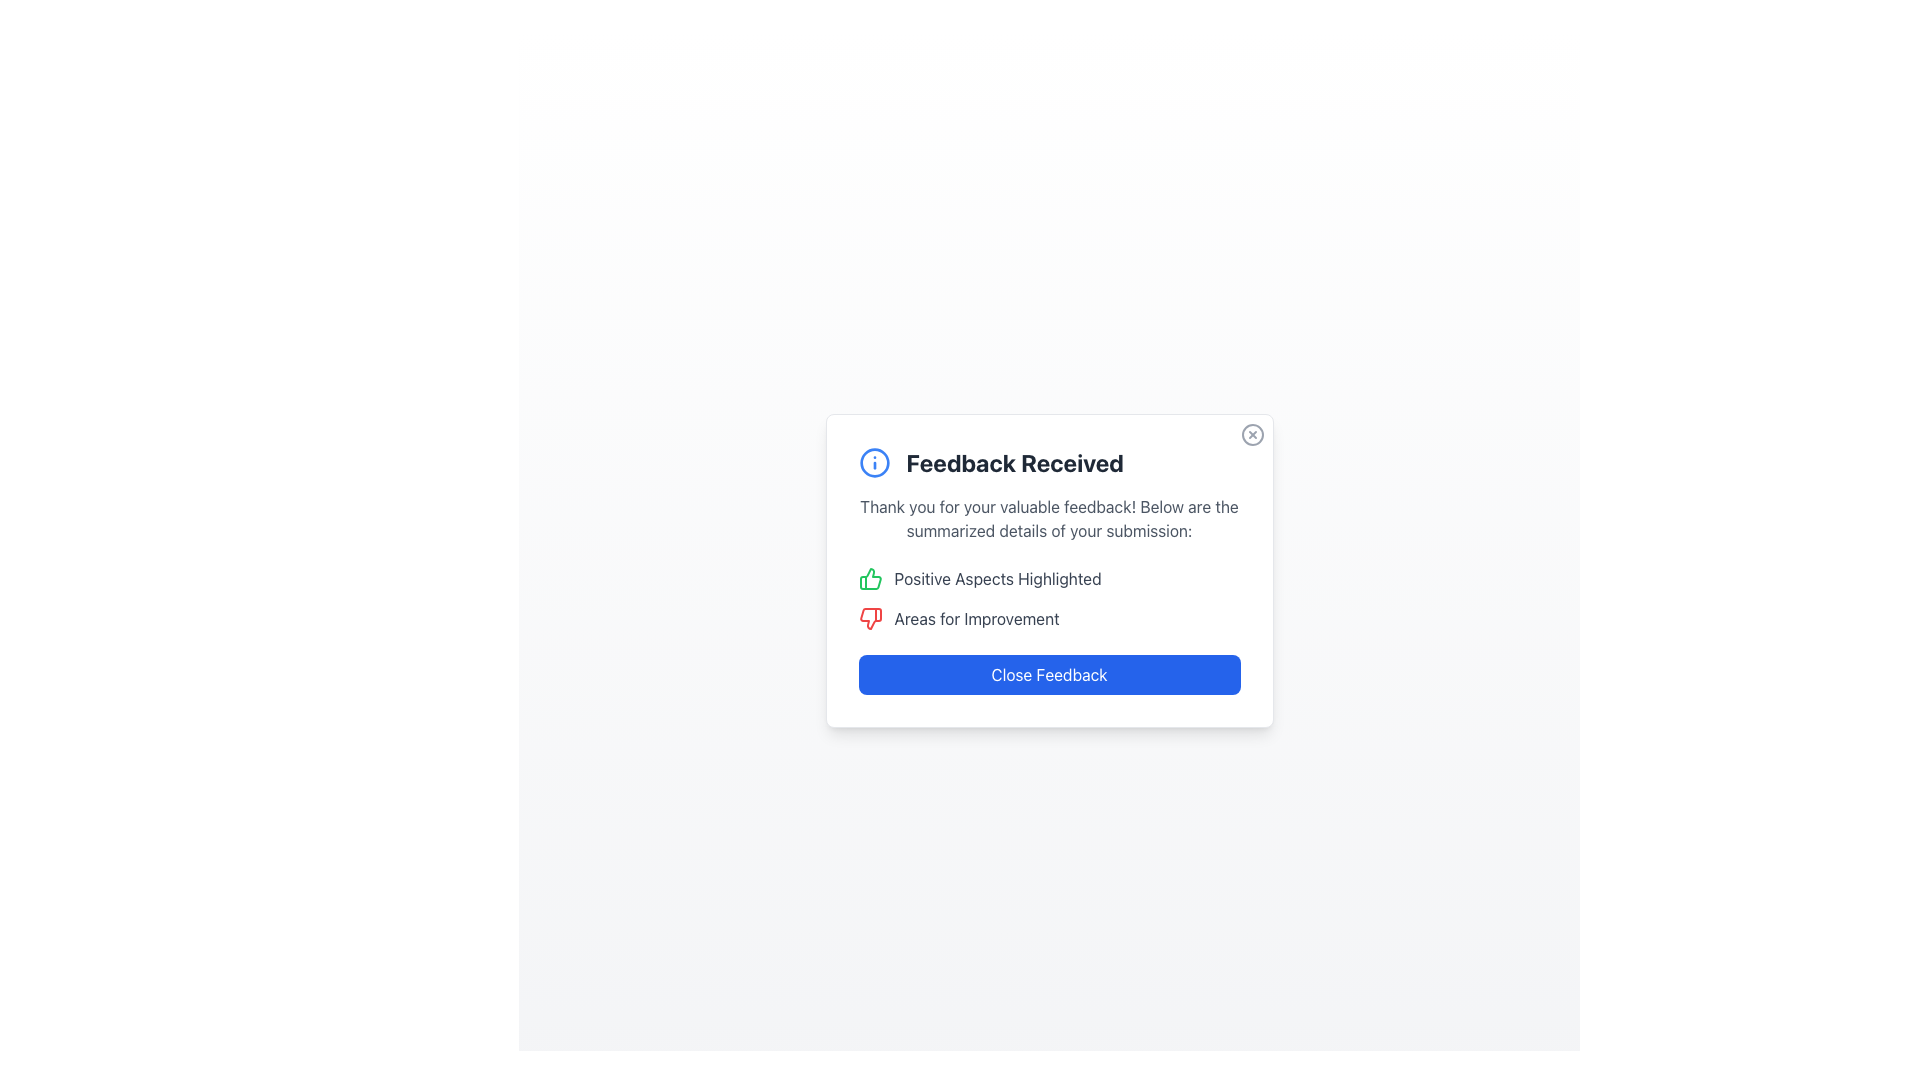 This screenshot has width=1920, height=1080. Describe the element at coordinates (874, 462) in the screenshot. I see `the information icon with a blue outline located next to the 'Feedback Received' text in the notification dialog box` at that location.